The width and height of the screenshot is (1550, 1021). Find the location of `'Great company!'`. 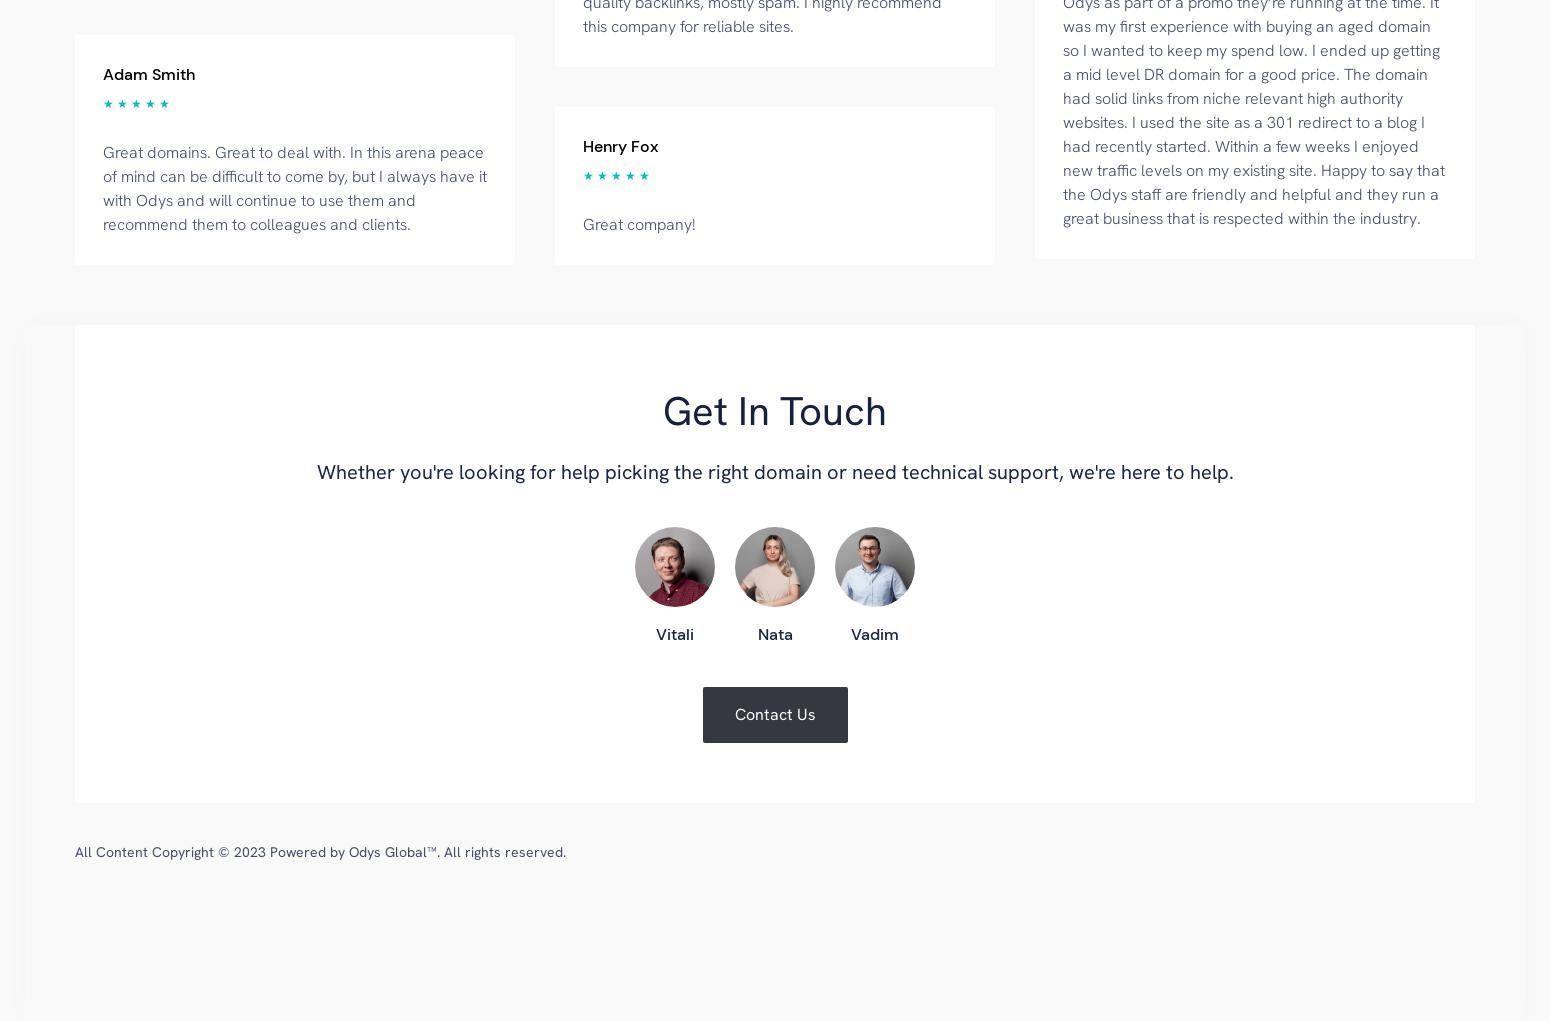

'Great company!' is located at coordinates (582, 223).